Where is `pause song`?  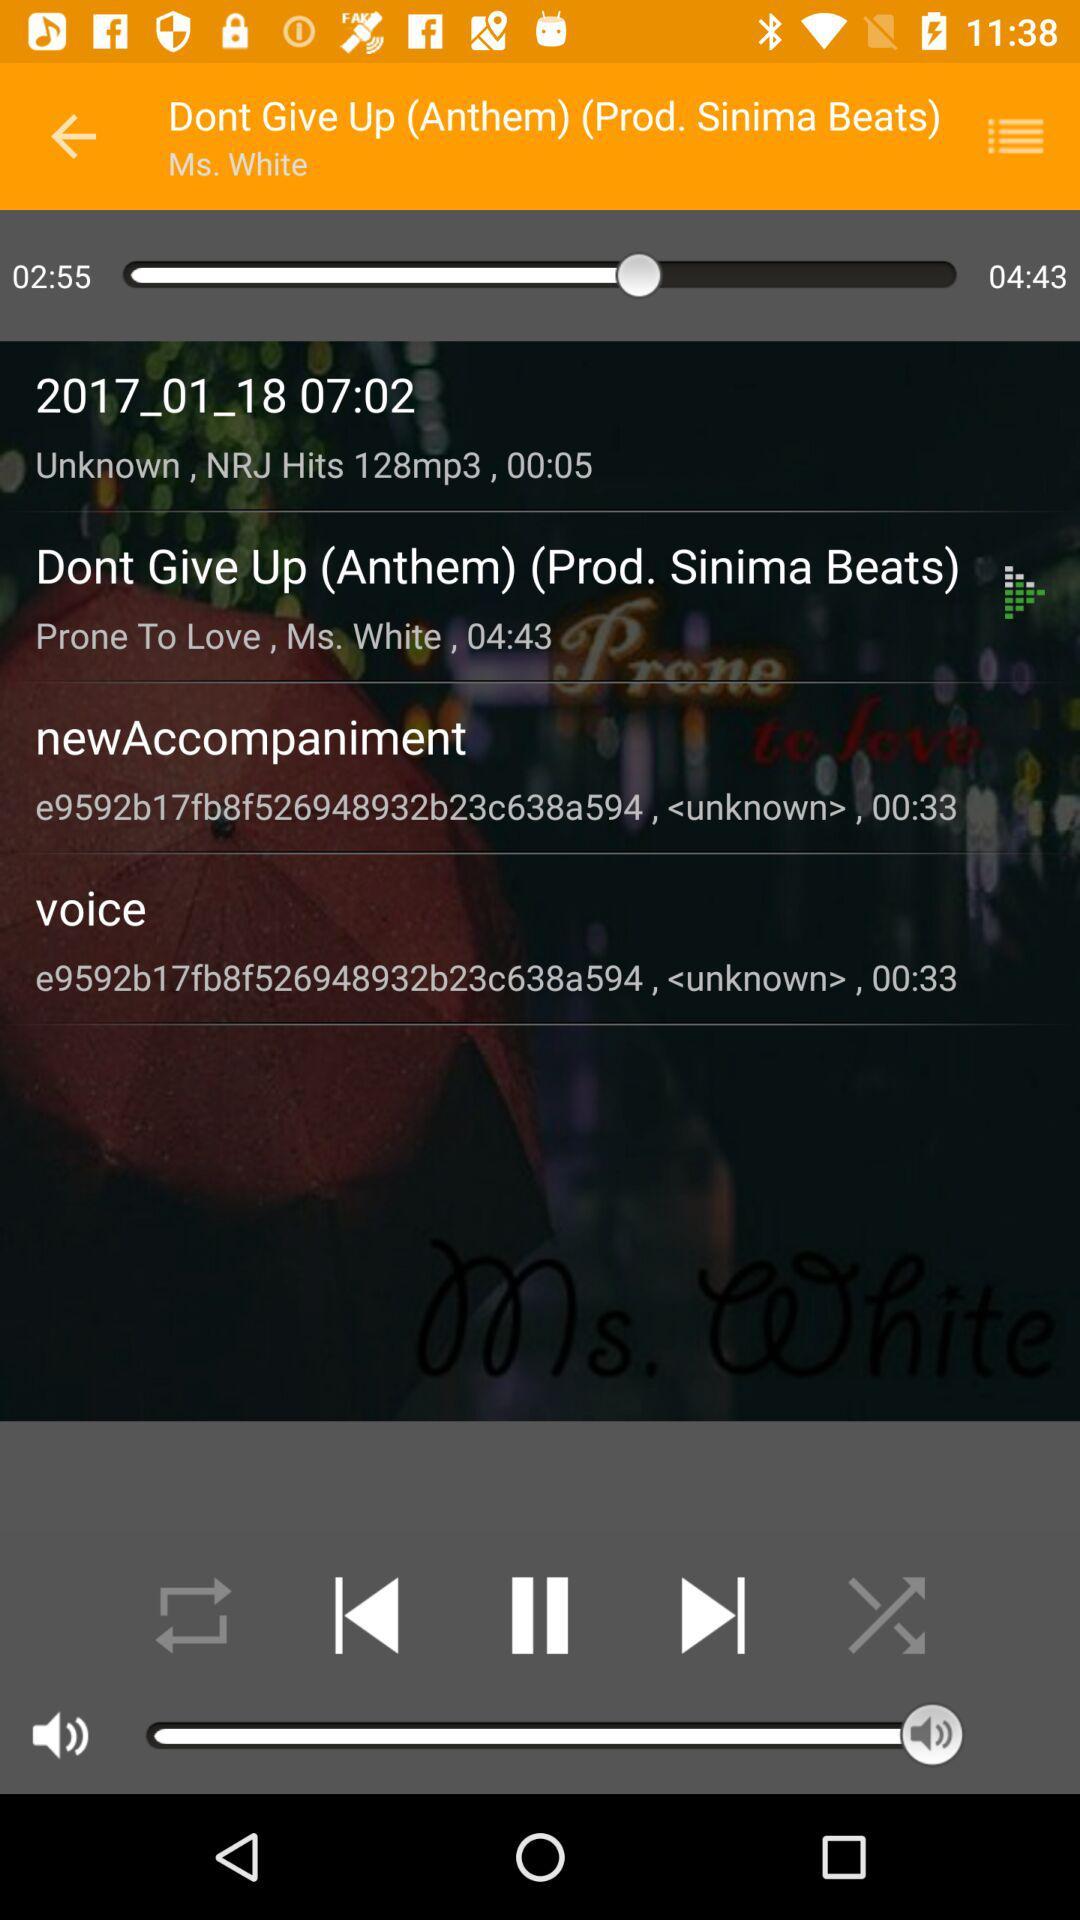 pause song is located at coordinates (540, 1615).